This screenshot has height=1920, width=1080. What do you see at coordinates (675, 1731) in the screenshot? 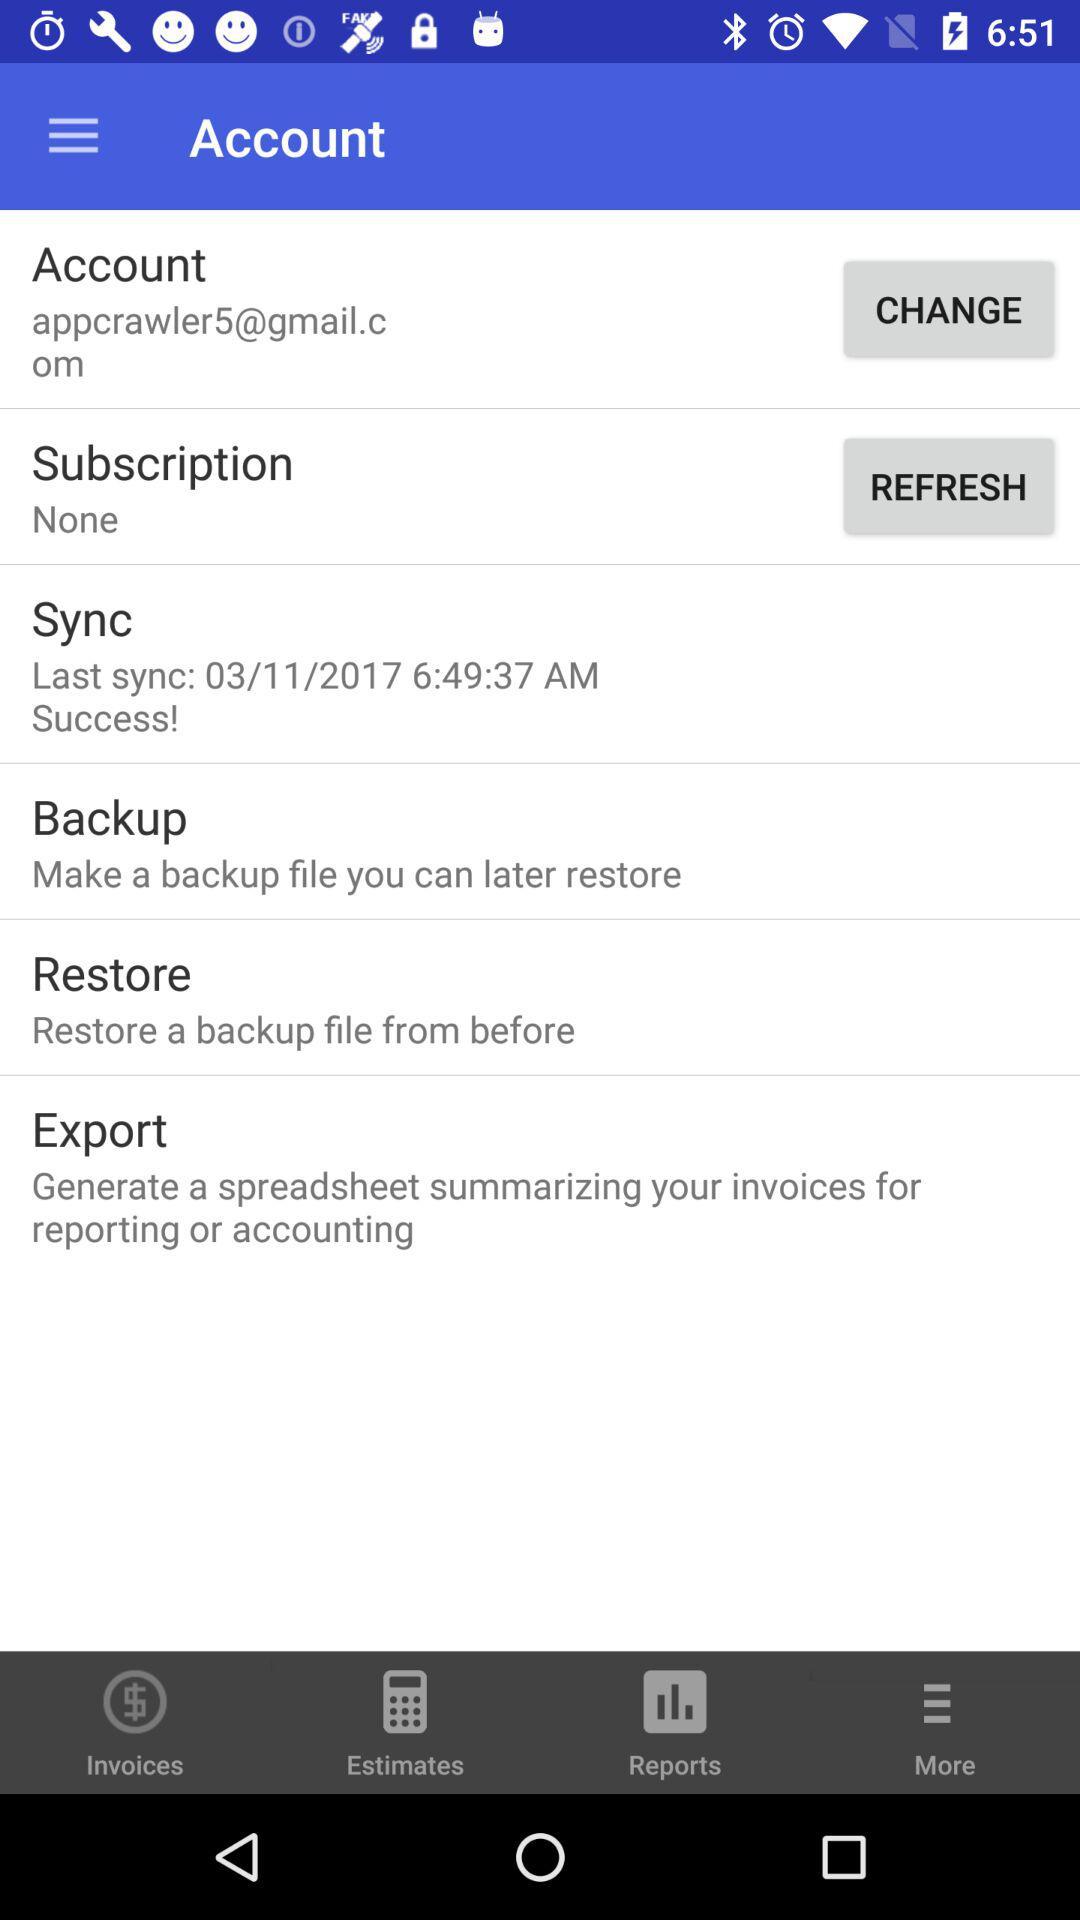
I see `the button reports on the bottom of the page` at bounding box center [675, 1731].